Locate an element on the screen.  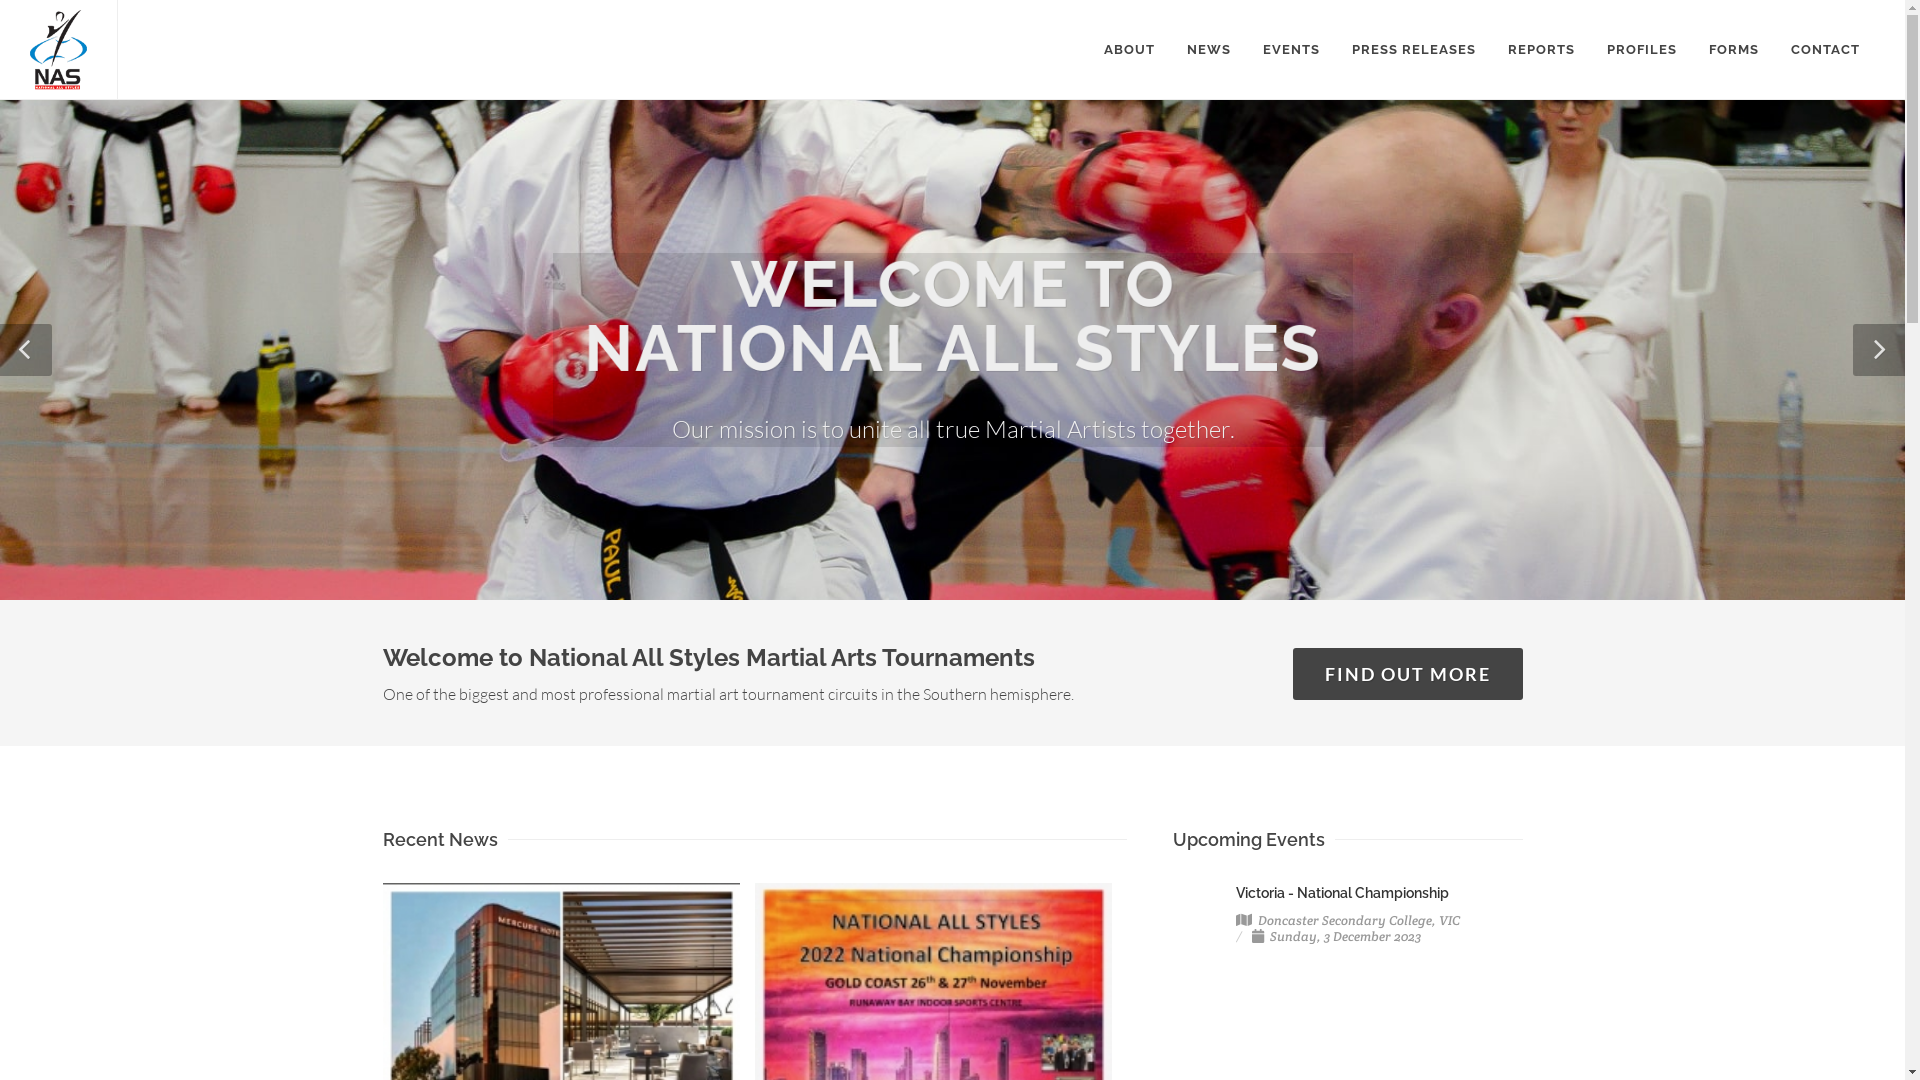
'Victoria - National Championship' is located at coordinates (1235, 892).